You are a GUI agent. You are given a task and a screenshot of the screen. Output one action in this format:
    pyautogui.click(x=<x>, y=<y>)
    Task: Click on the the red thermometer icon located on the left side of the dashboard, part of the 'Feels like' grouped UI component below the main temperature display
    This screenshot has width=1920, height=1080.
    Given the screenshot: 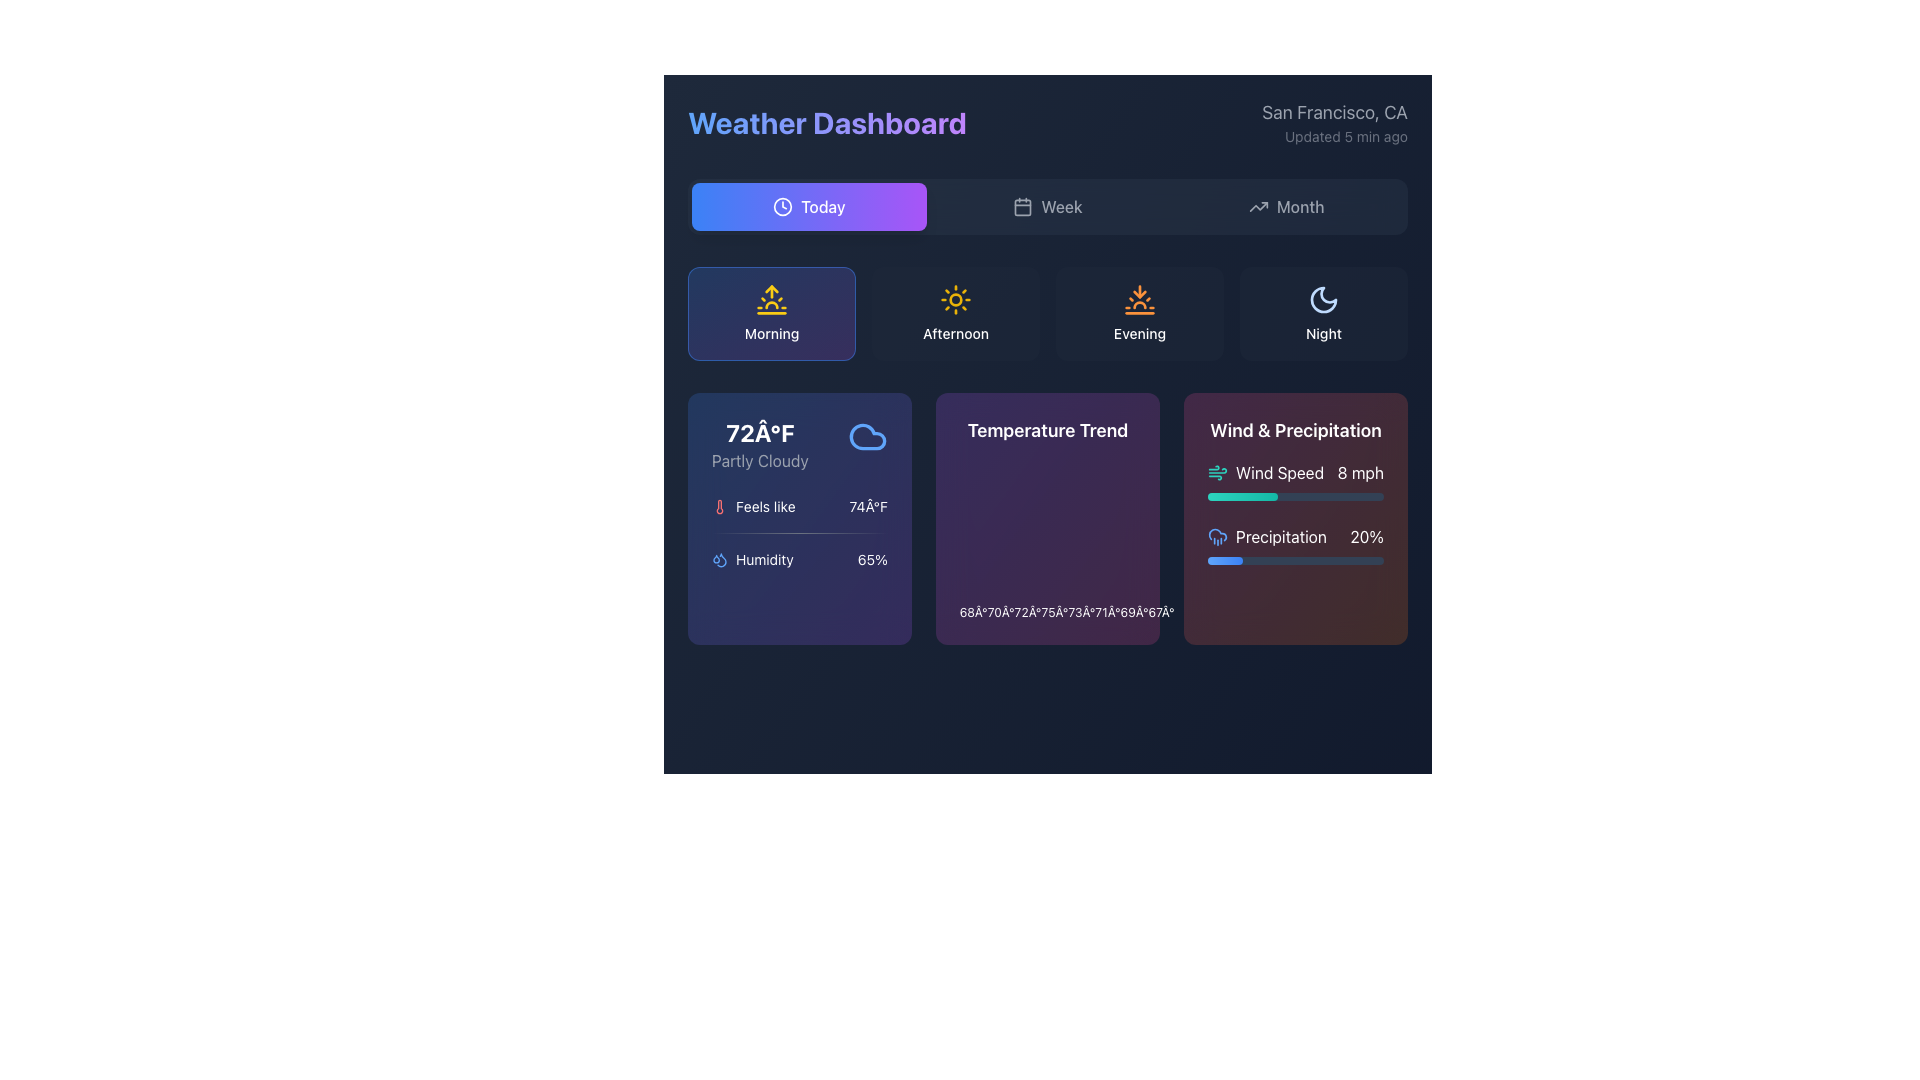 What is the action you would take?
    pyautogui.click(x=720, y=505)
    